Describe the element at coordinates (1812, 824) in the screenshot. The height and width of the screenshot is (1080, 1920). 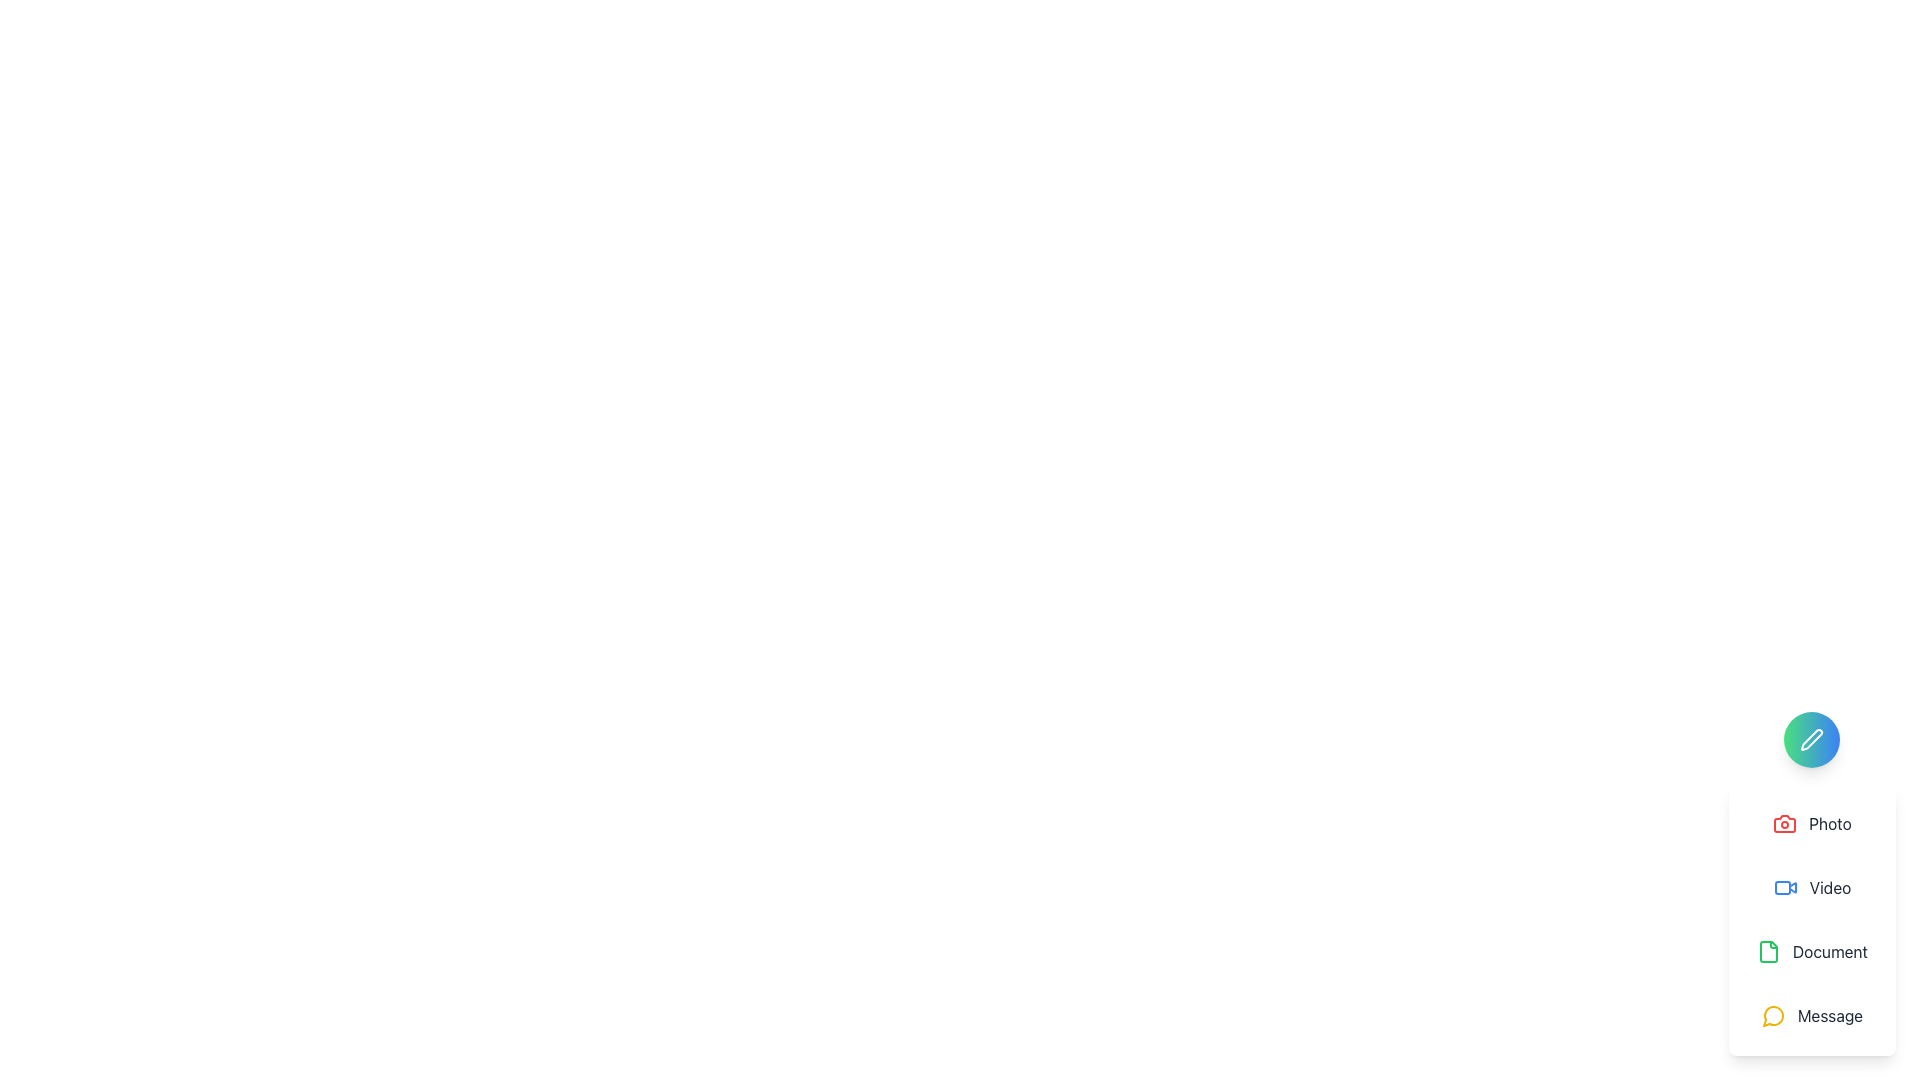
I see `the photo action button located just below the circular icon in the white rounded-corner menu` at that location.